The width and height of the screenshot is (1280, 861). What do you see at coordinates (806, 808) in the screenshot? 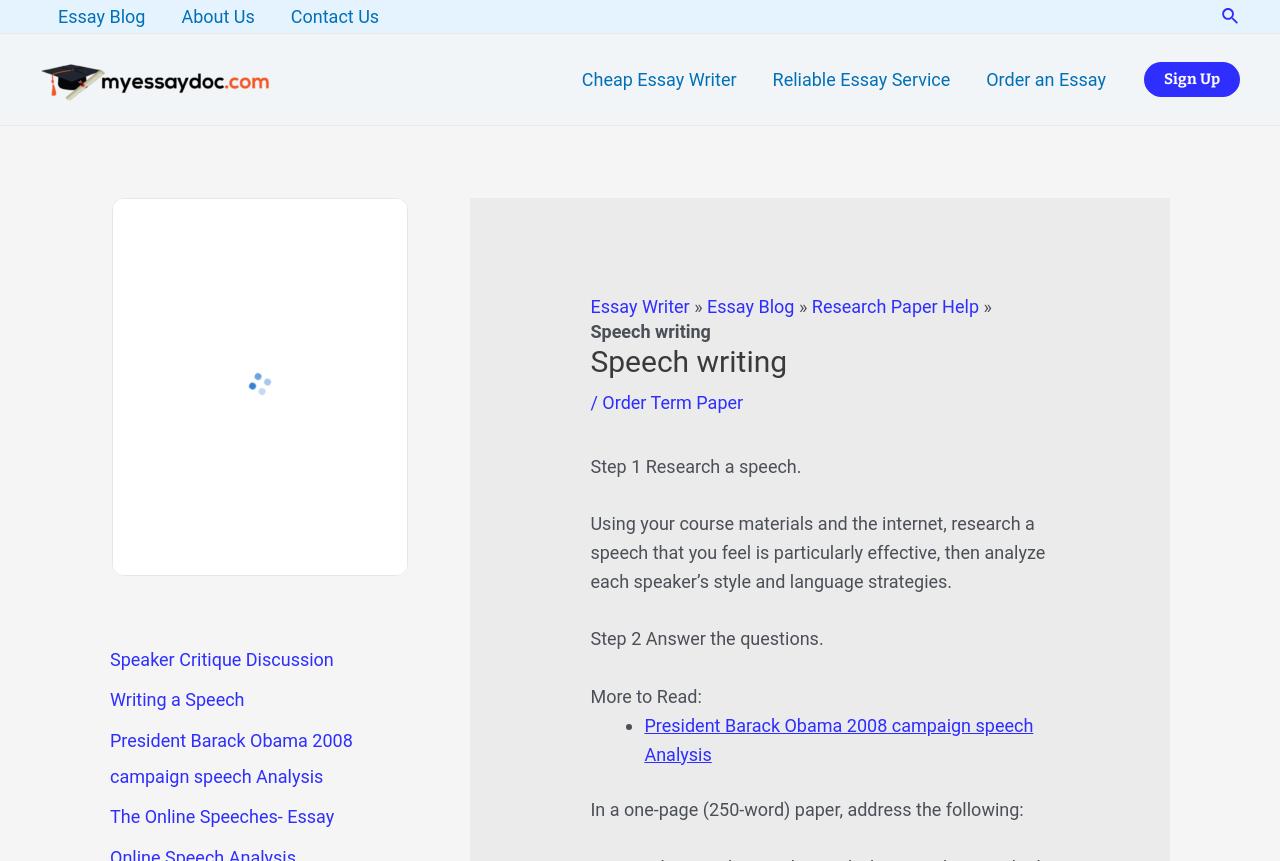
I see `'In a one-page (250-word) paper, address the following:'` at bounding box center [806, 808].